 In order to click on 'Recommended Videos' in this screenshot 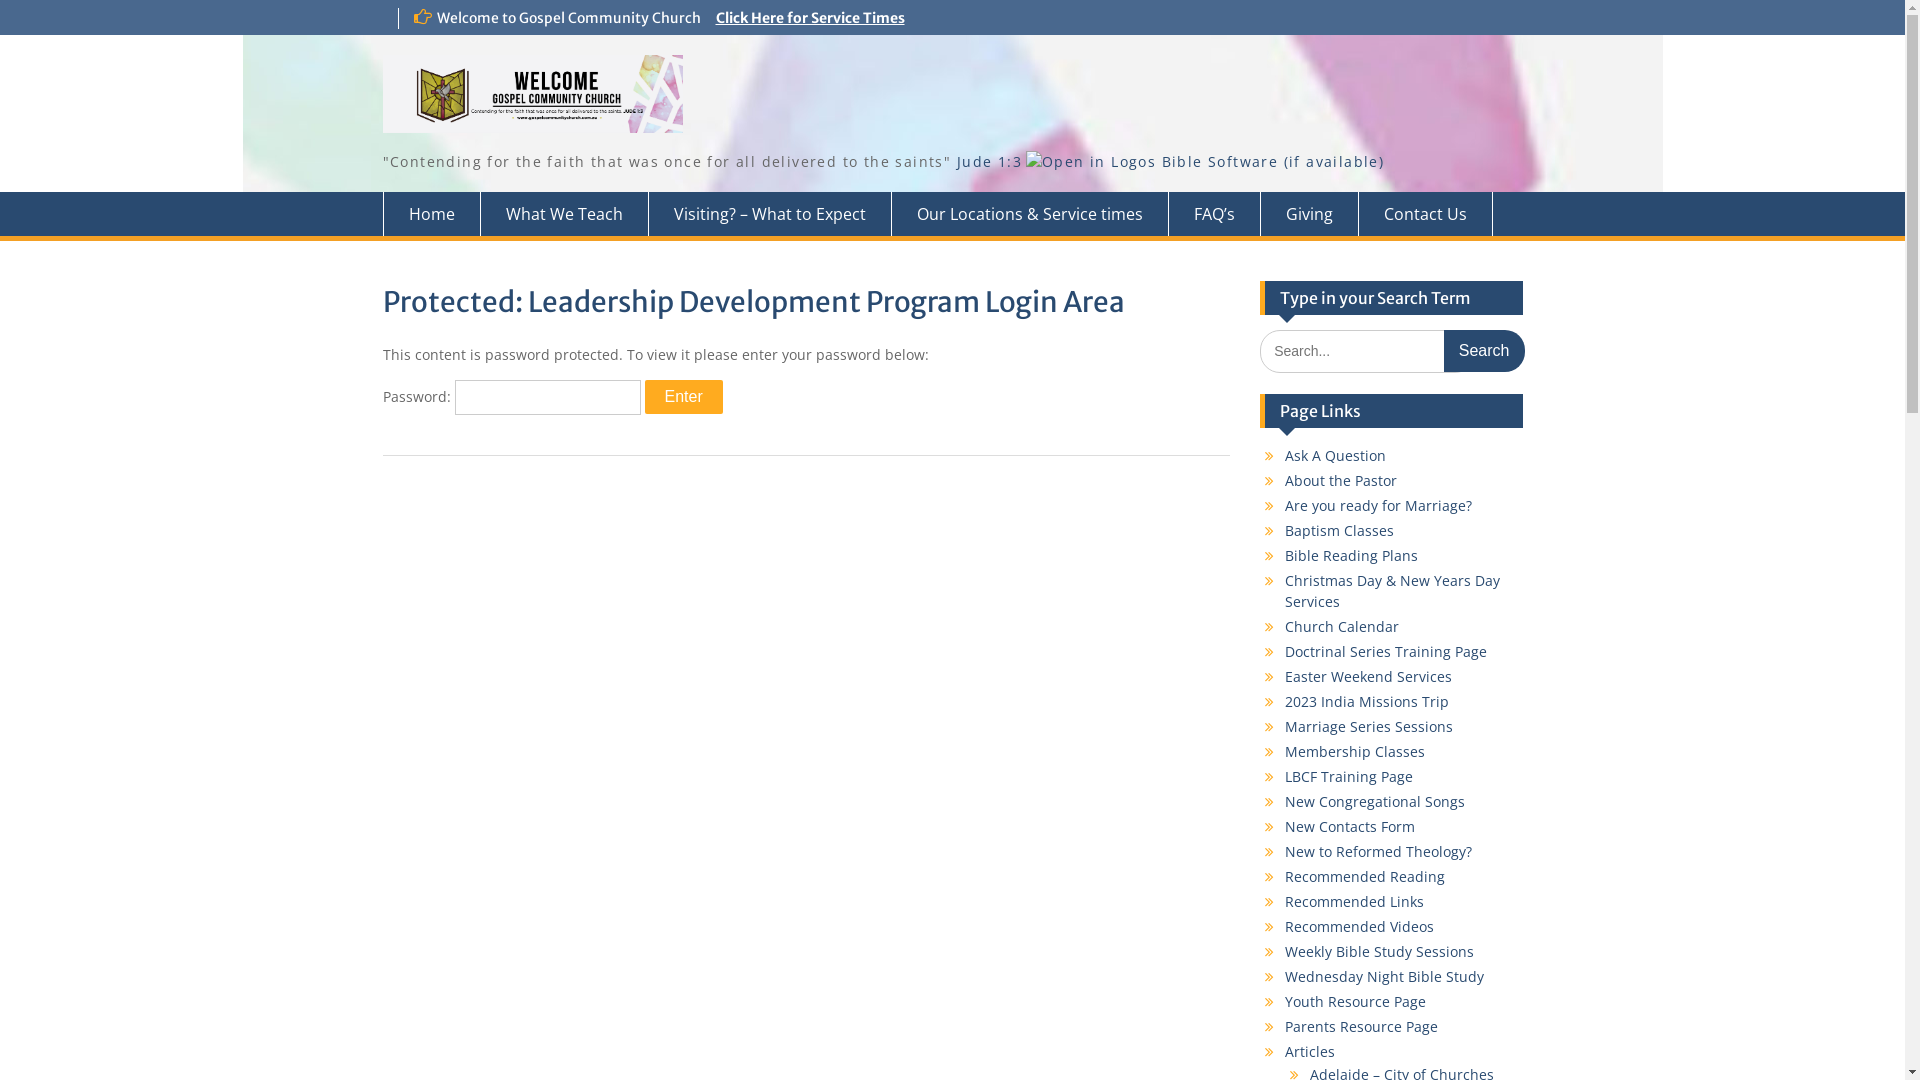, I will do `click(1285, 926)`.